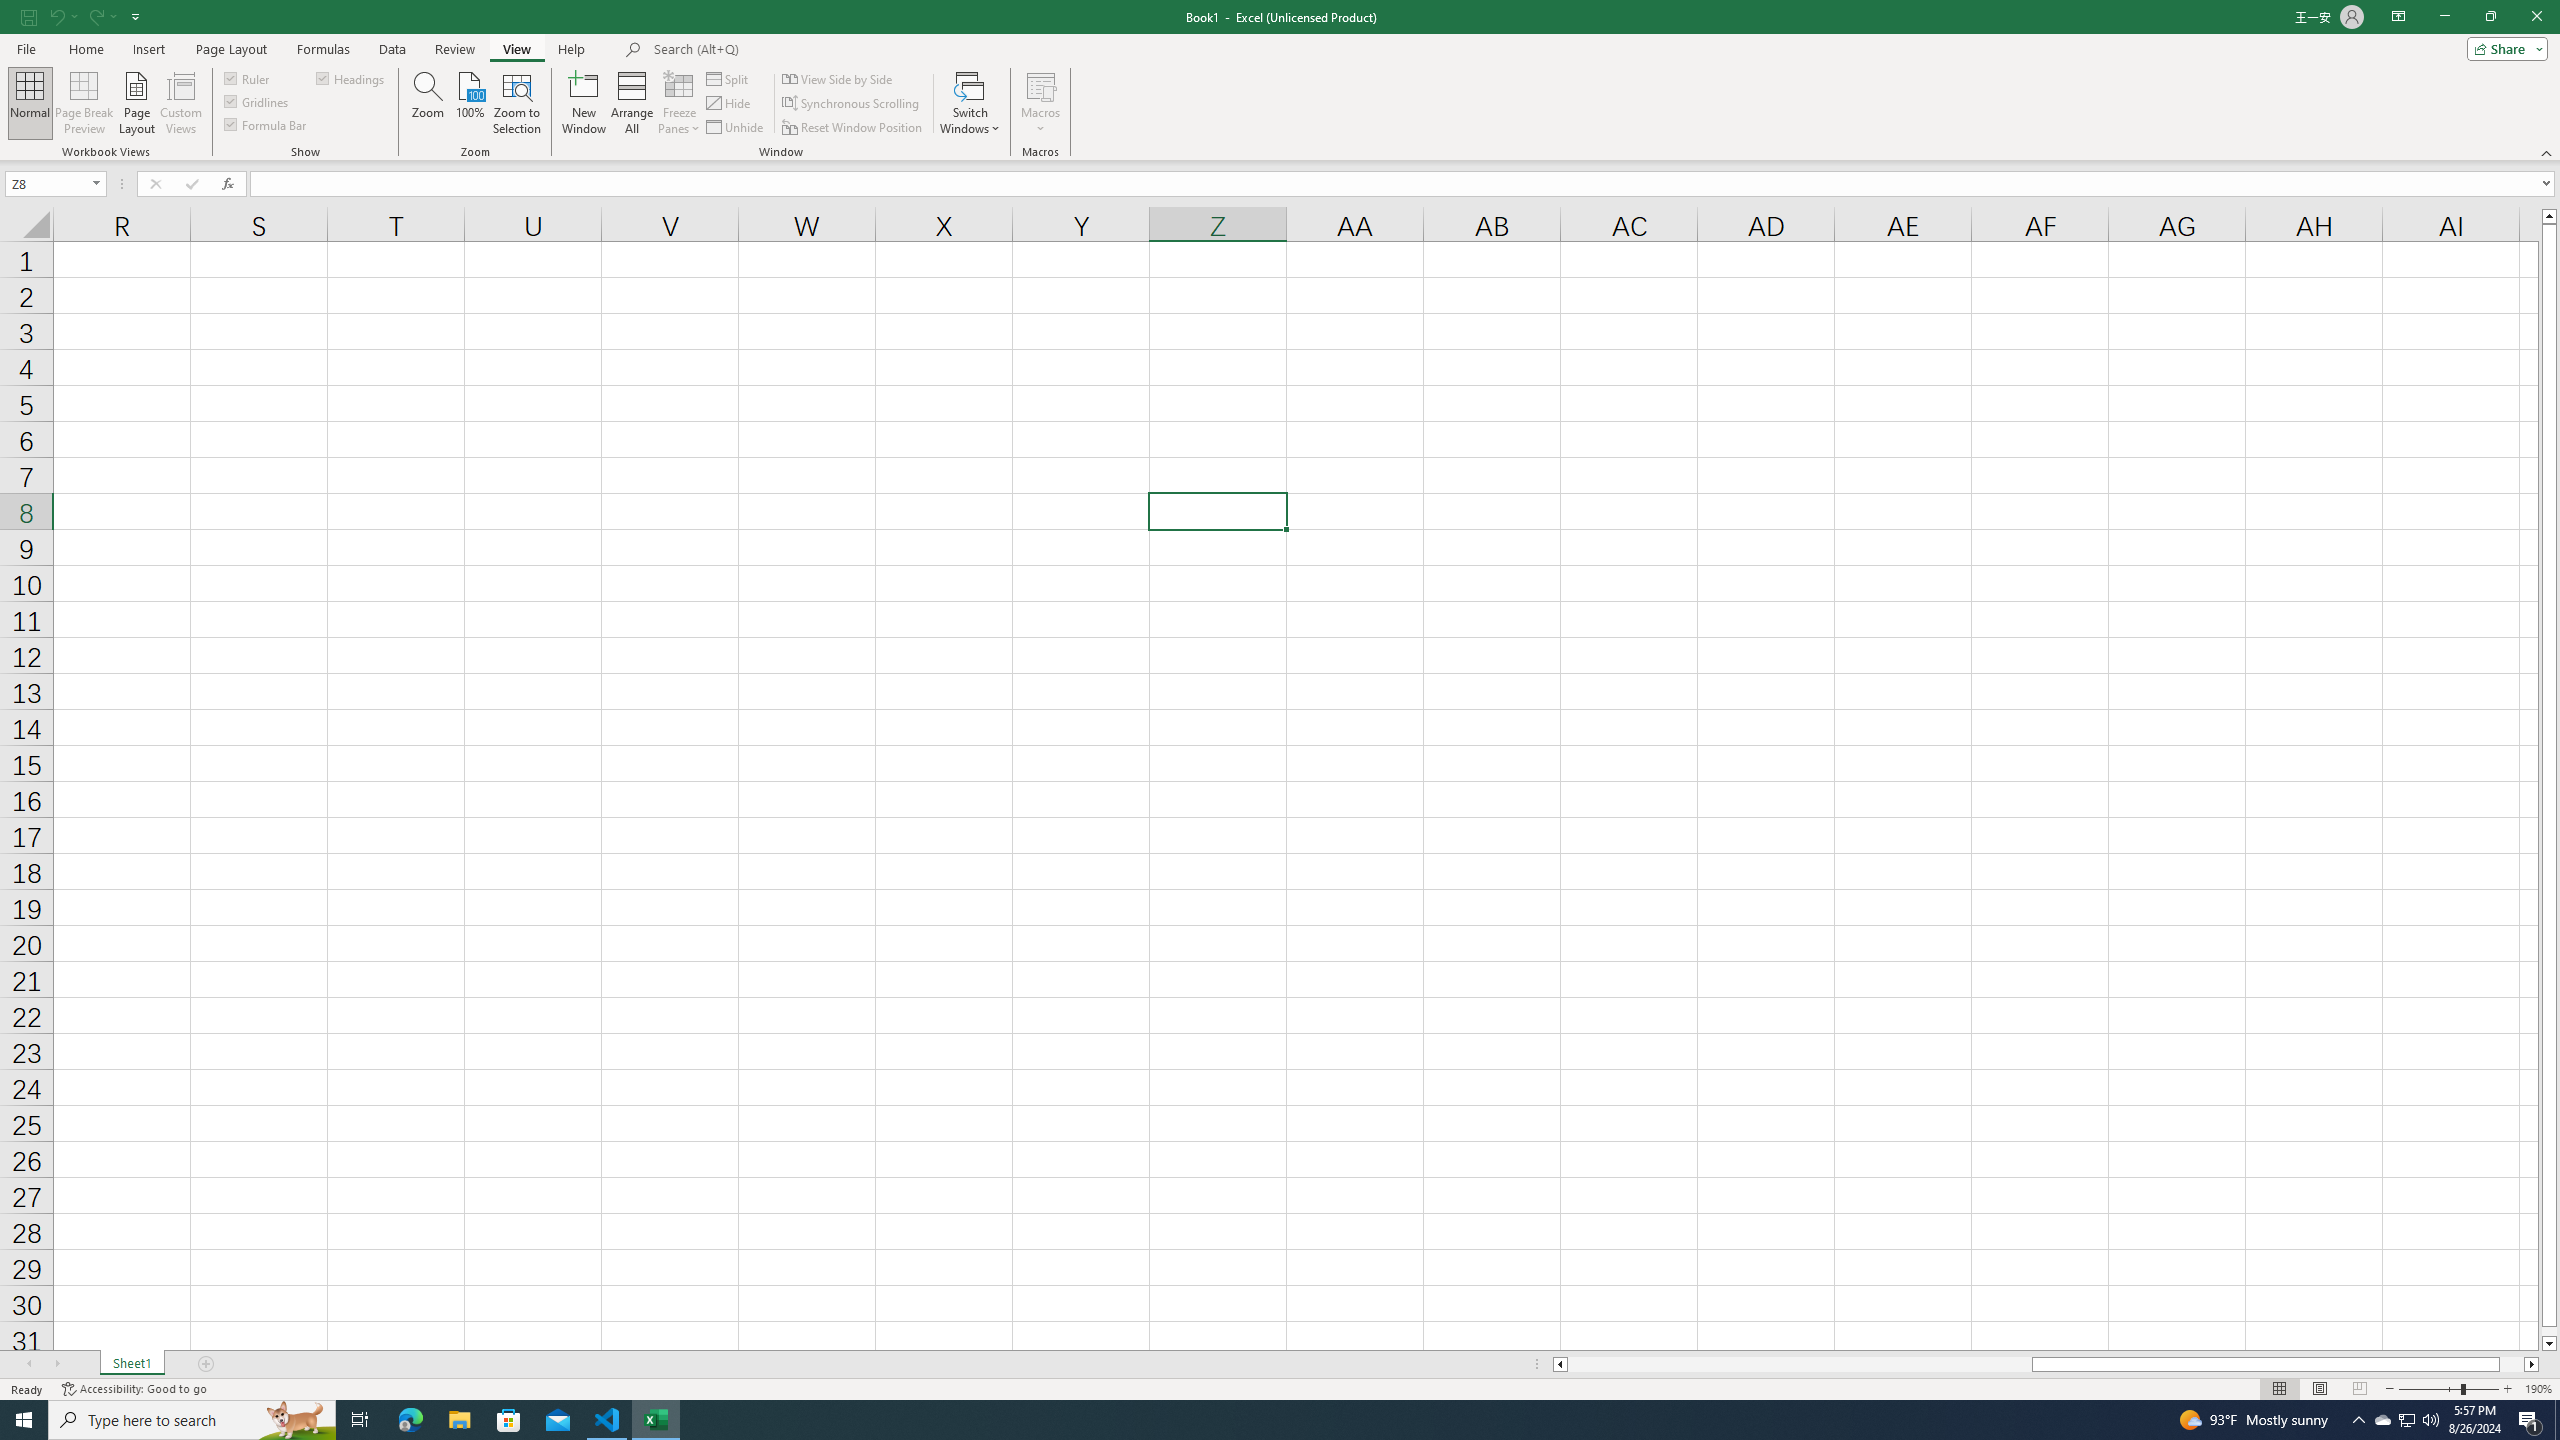  Describe the element at coordinates (427, 103) in the screenshot. I see `'Zoom...'` at that location.